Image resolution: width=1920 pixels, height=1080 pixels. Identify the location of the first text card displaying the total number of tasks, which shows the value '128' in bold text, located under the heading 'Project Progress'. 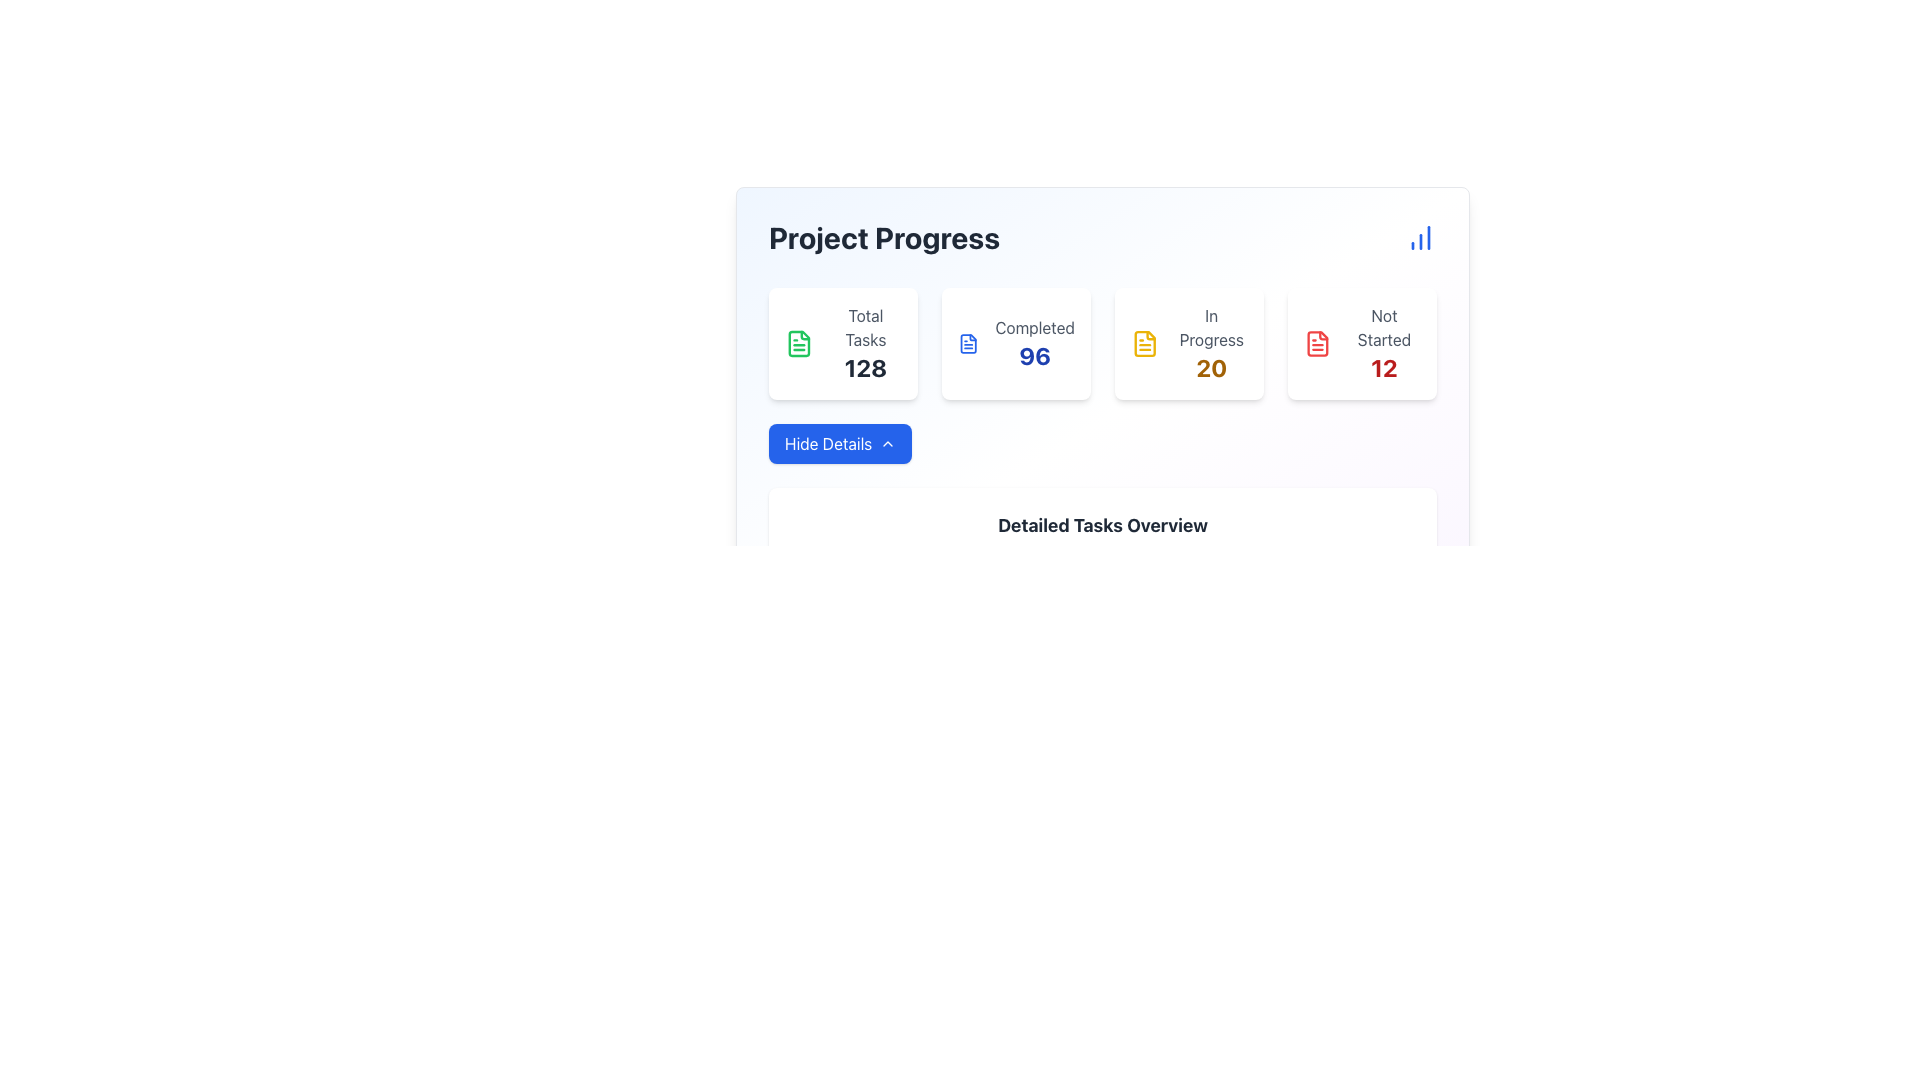
(865, 342).